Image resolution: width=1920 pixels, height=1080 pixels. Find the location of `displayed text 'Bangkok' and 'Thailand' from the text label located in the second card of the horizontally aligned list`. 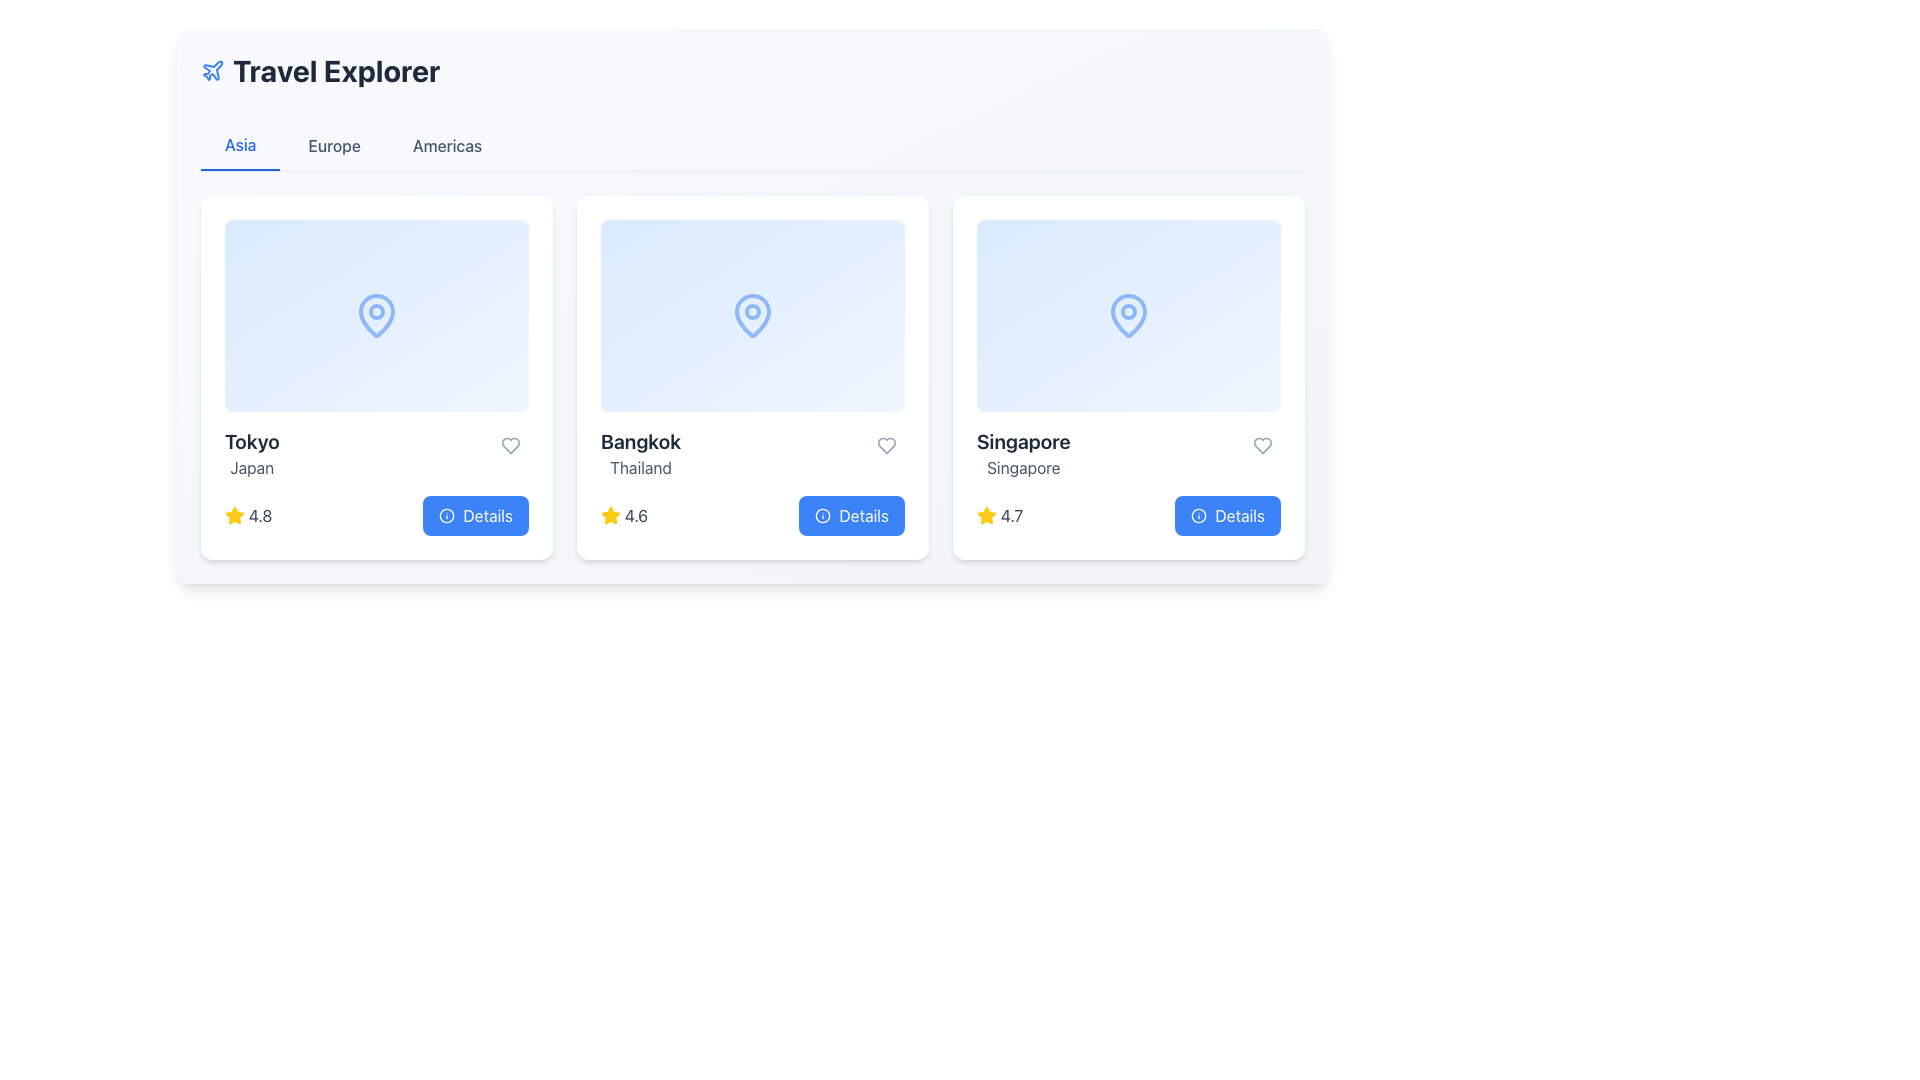

displayed text 'Bangkok' and 'Thailand' from the text label located in the second card of the horizontally aligned list is located at coordinates (641, 454).